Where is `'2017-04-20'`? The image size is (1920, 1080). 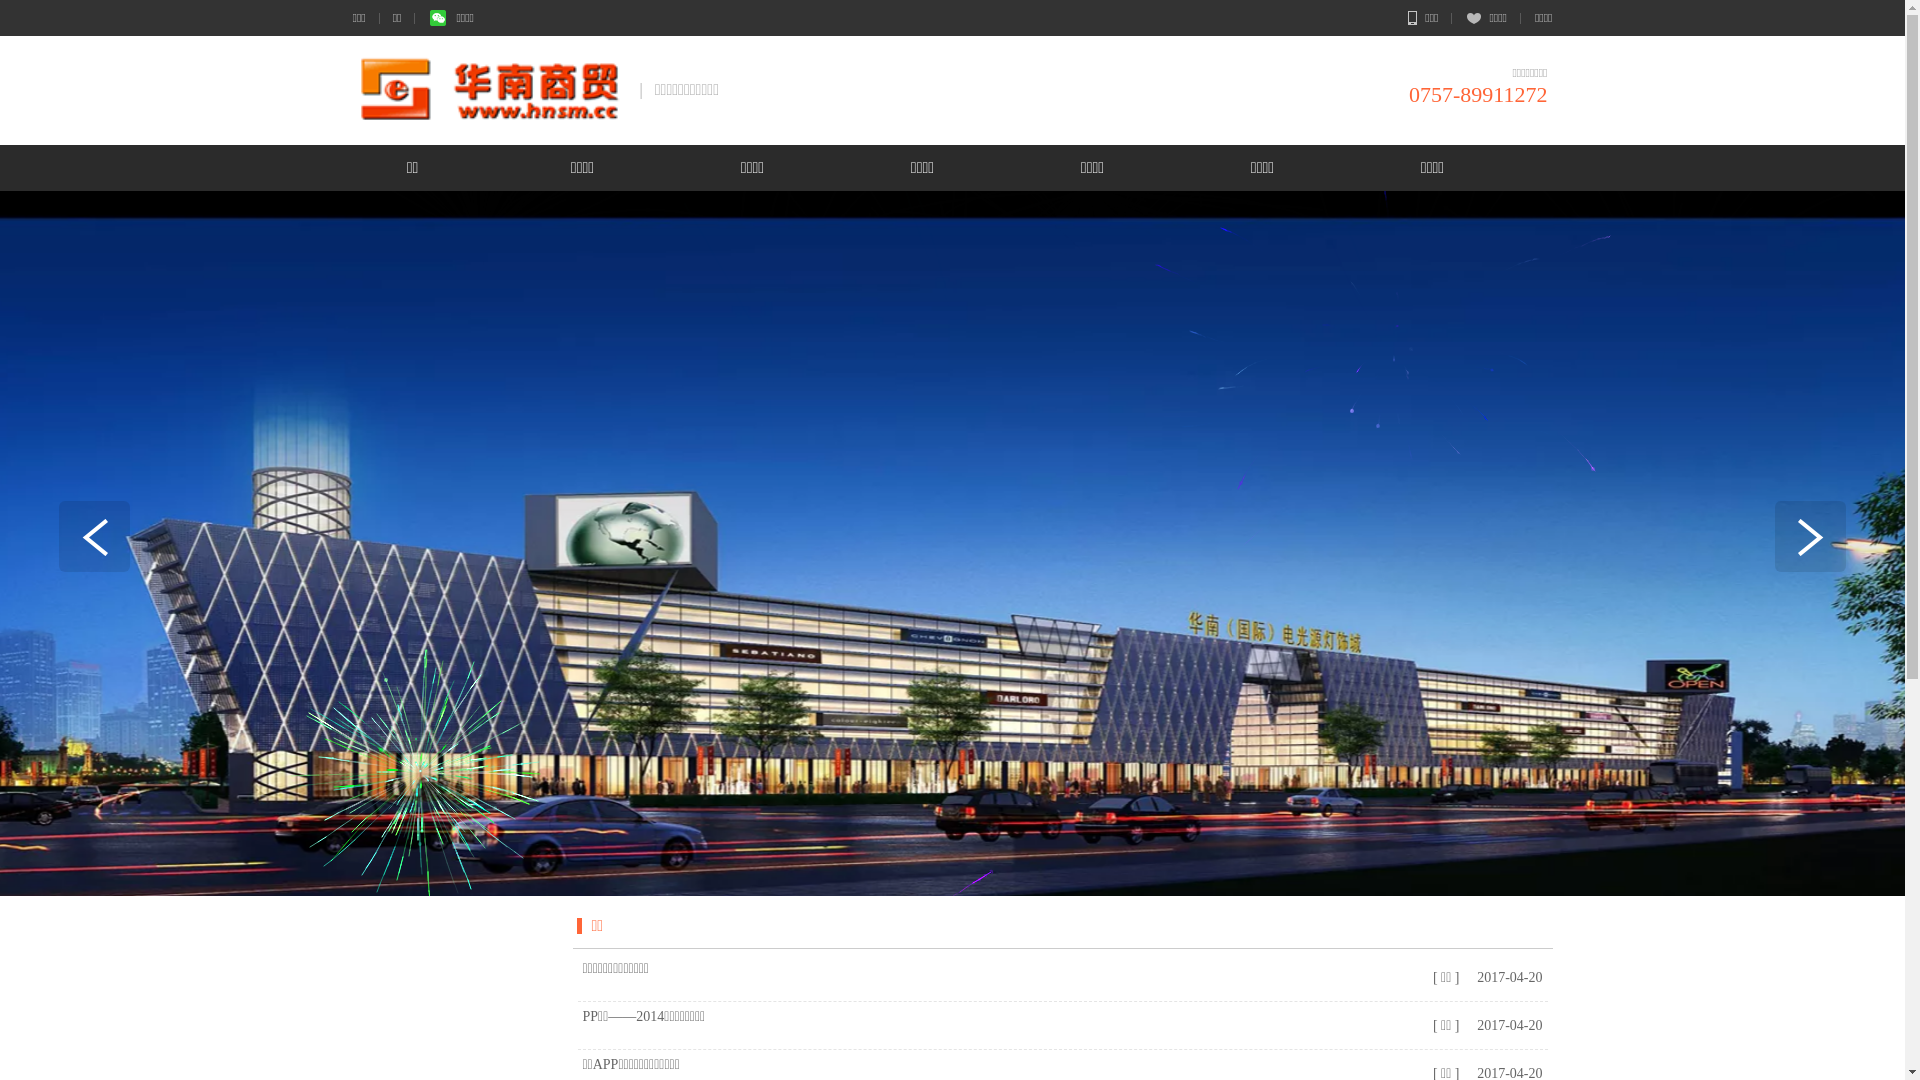 '2017-04-20' is located at coordinates (1507, 1025).